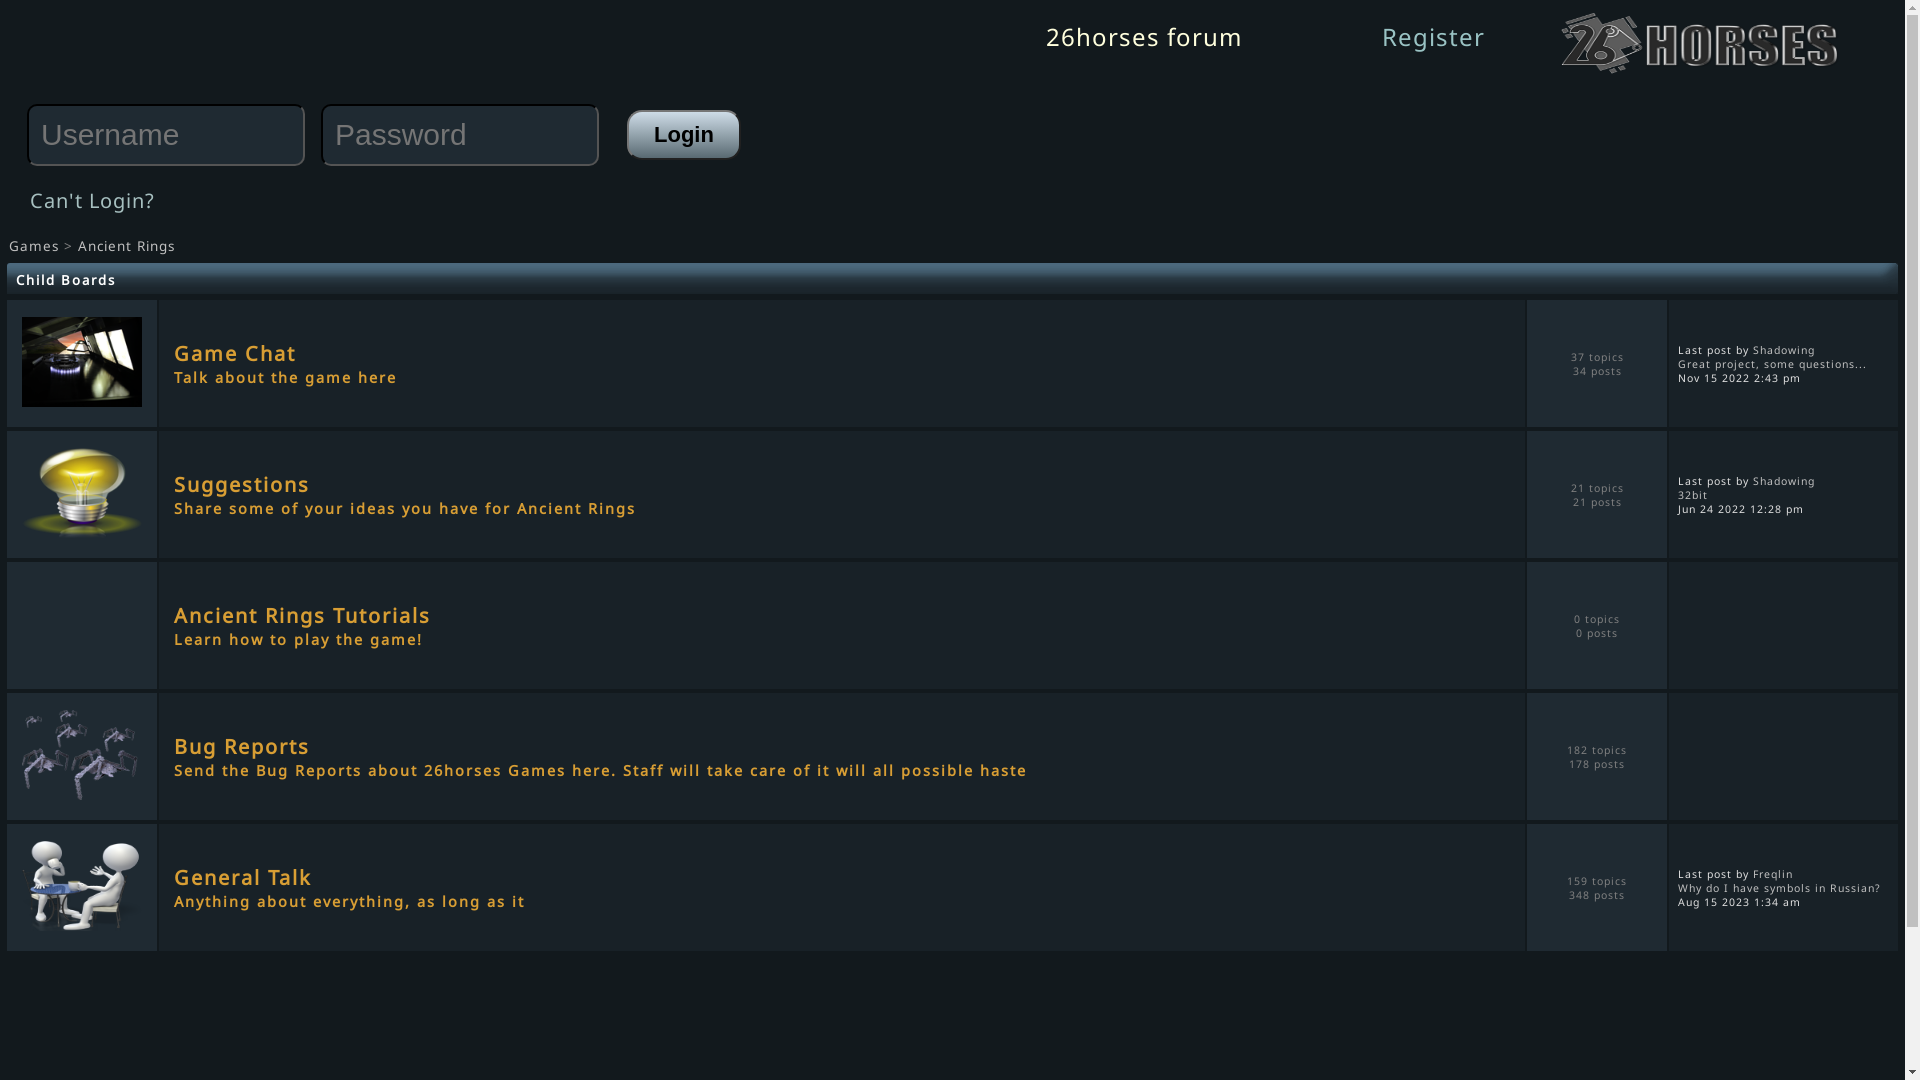 The image size is (1920, 1080). What do you see at coordinates (1772, 362) in the screenshot?
I see `'Great project, some questions...'` at bounding box center [1772, 362].